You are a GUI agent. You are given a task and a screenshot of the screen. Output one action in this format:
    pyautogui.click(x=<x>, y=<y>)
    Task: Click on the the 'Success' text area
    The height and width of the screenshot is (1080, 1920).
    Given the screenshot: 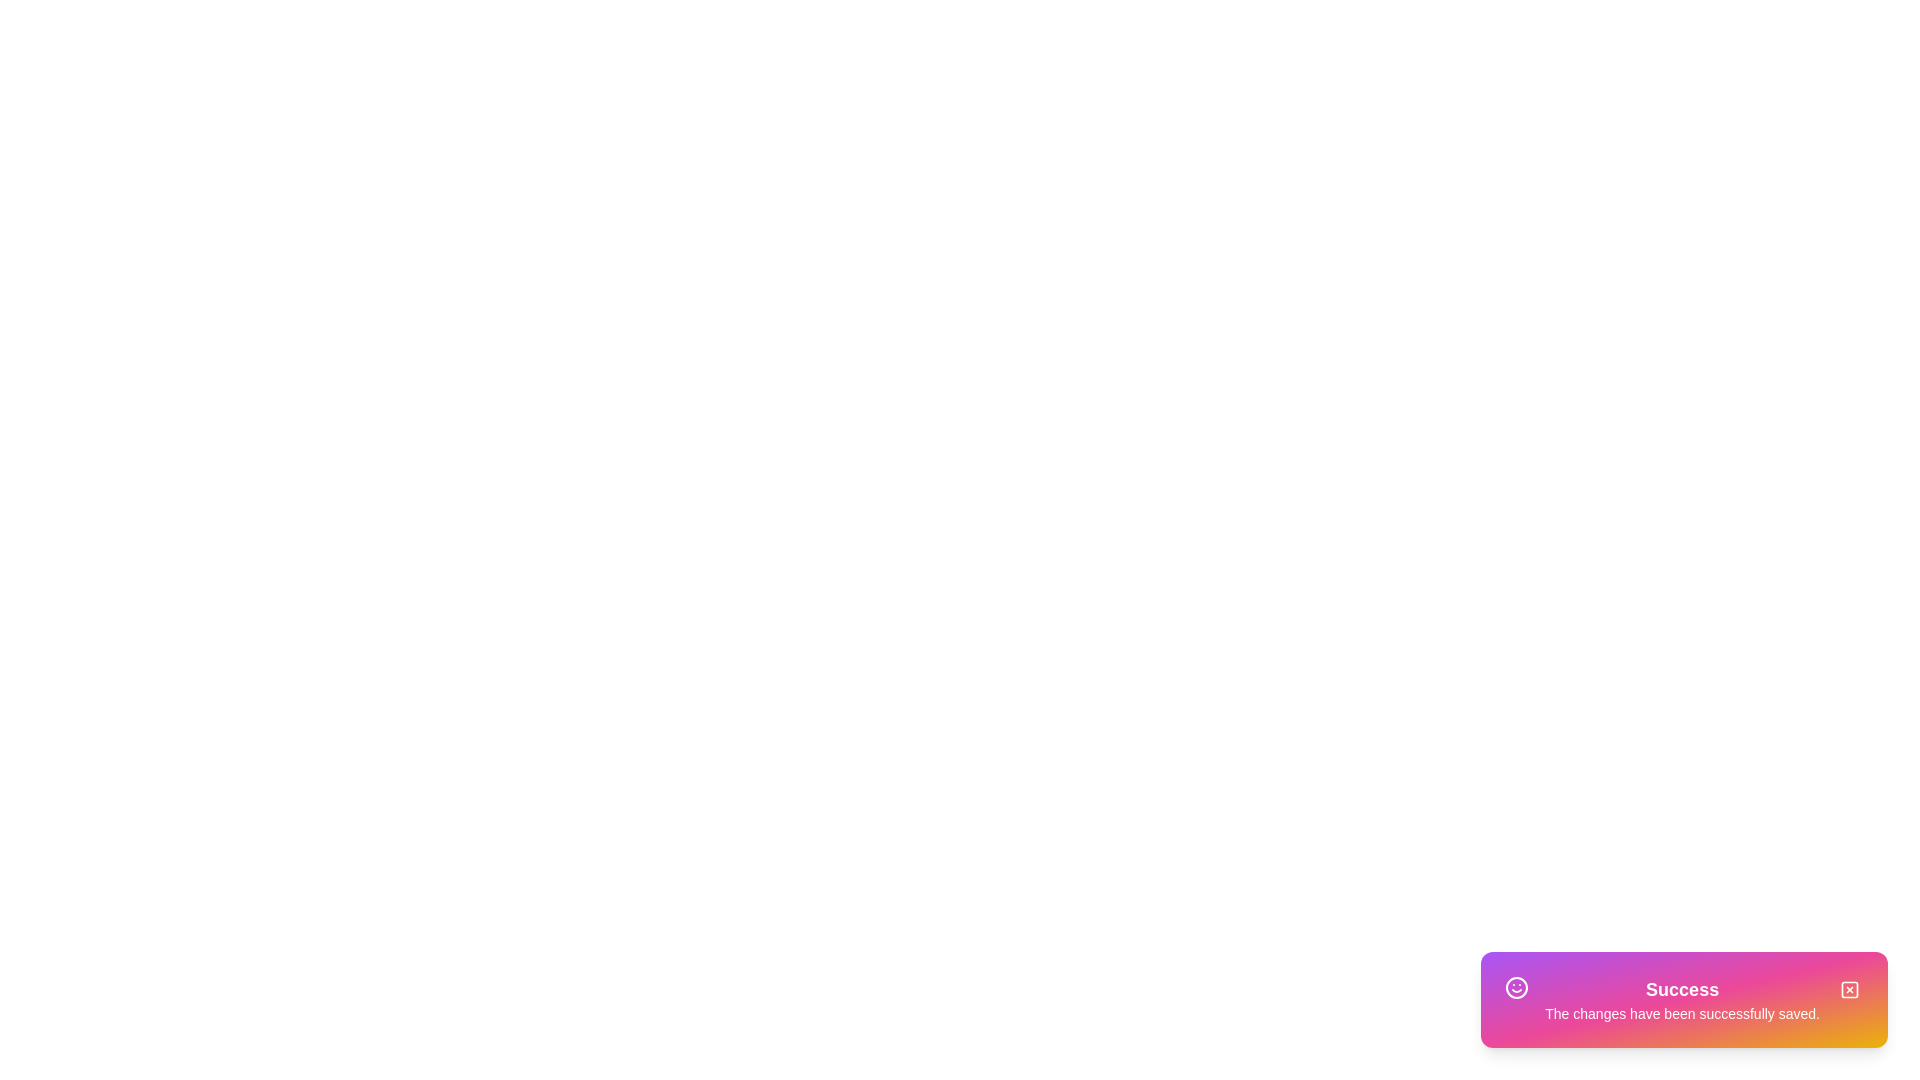 What is the action you would take?
    pyautogui.click(x=1680, y=990)
    